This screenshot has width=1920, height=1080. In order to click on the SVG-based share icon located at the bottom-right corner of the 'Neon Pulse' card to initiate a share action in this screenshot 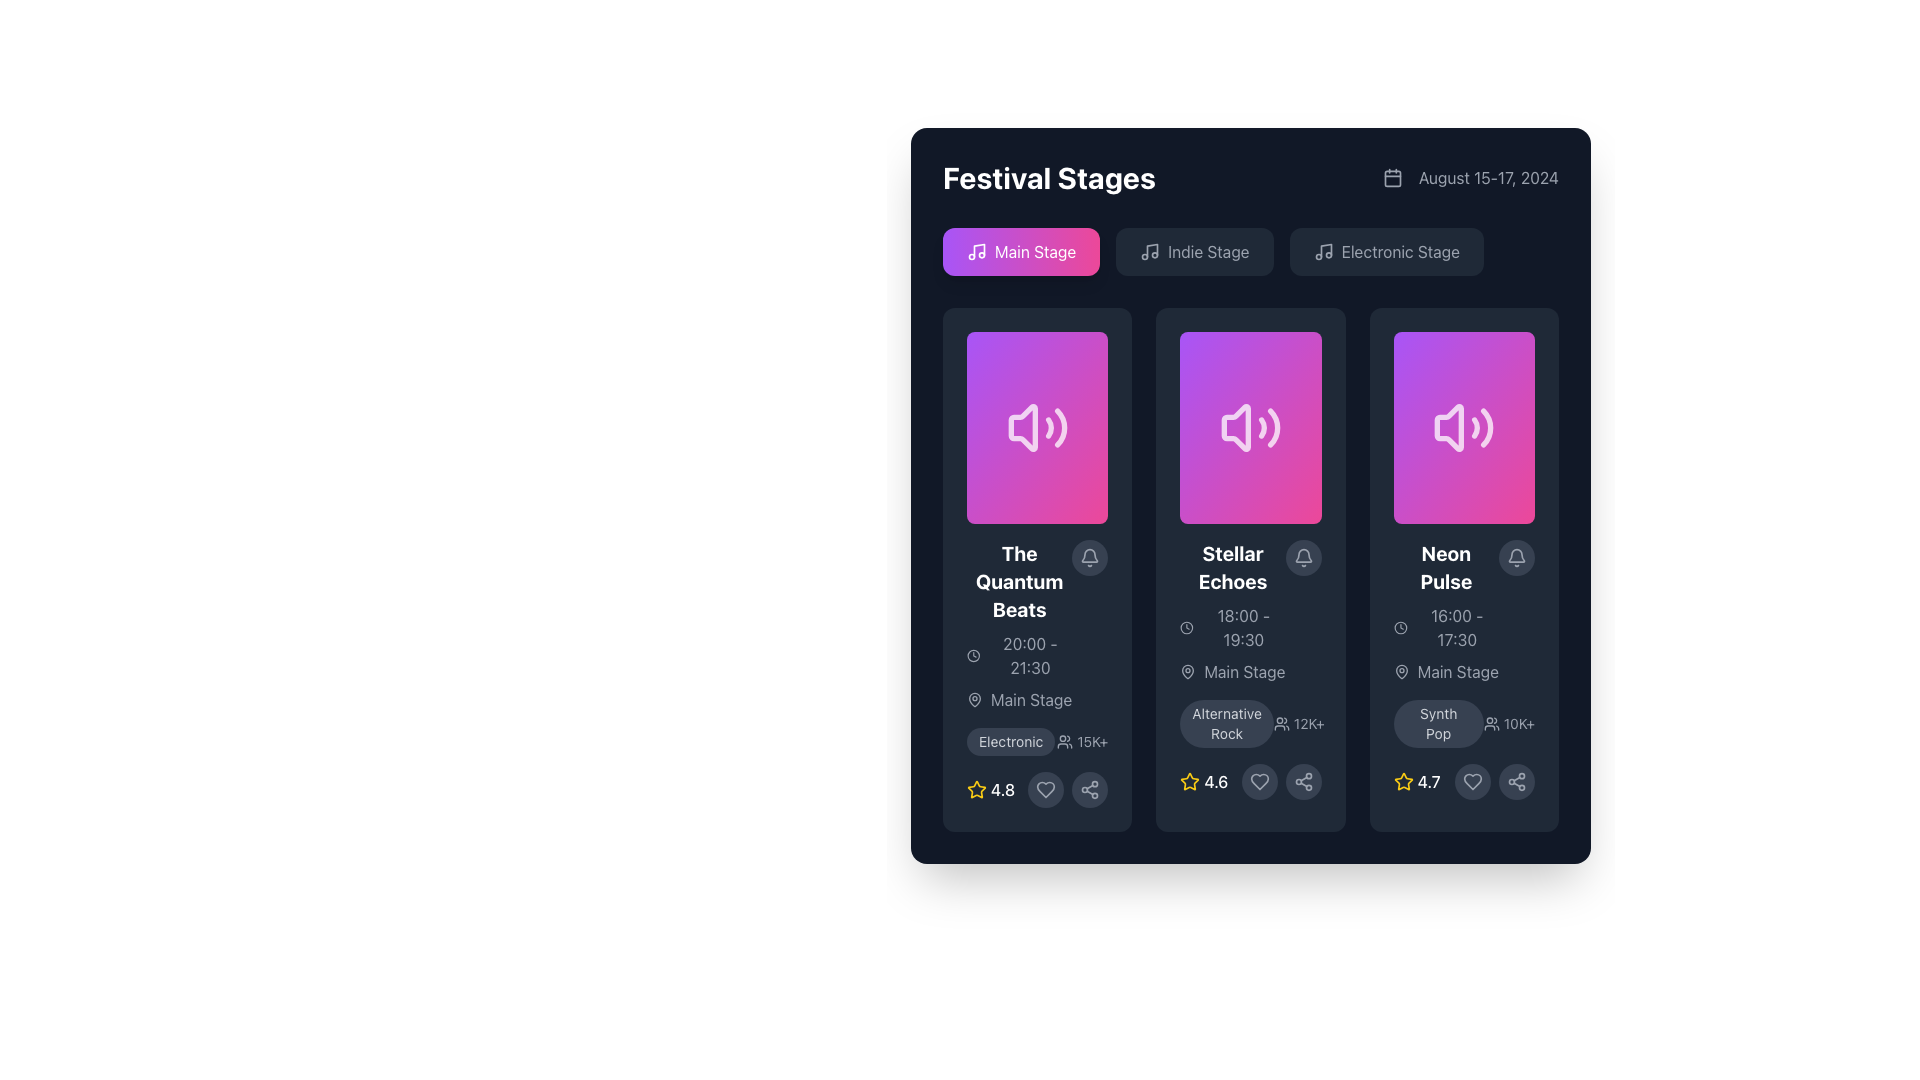, I will do `click(1516, 781)`.